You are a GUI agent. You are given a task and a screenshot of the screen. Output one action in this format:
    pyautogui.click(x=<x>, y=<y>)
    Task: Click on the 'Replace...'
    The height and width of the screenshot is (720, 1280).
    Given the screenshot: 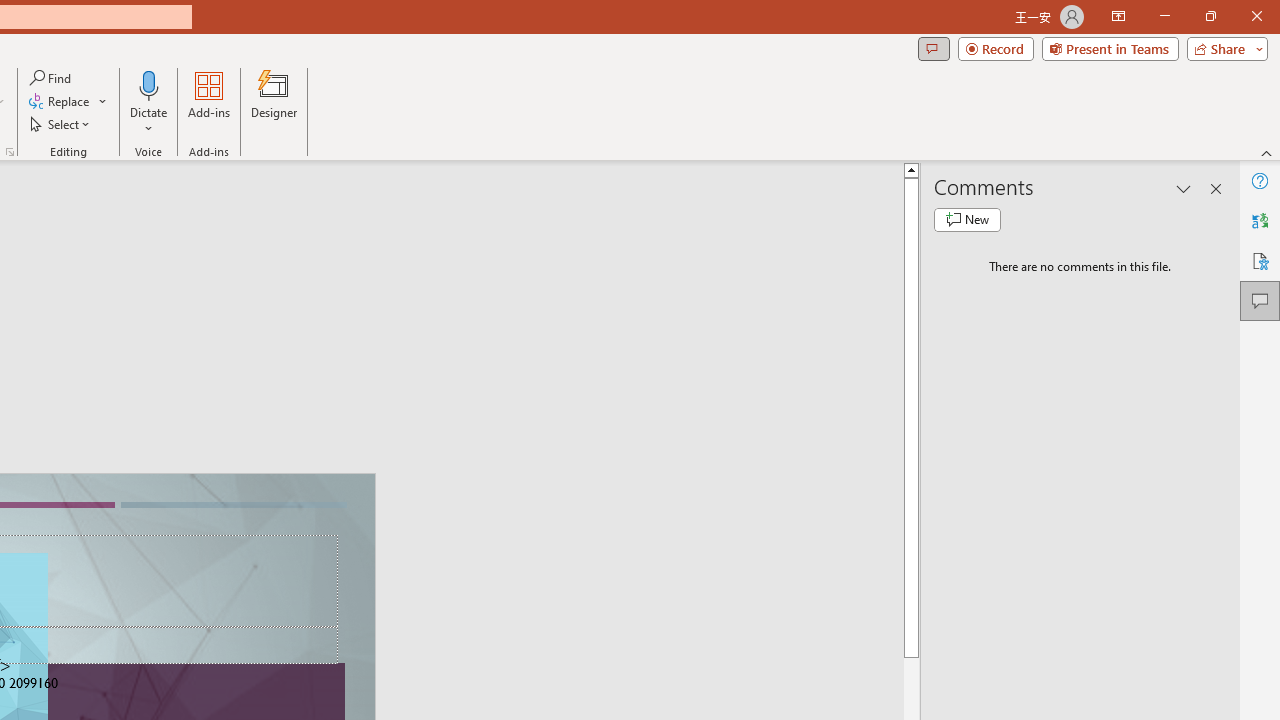 What is the action you would take?
    pyautogui.click(x=60, y=101)
    